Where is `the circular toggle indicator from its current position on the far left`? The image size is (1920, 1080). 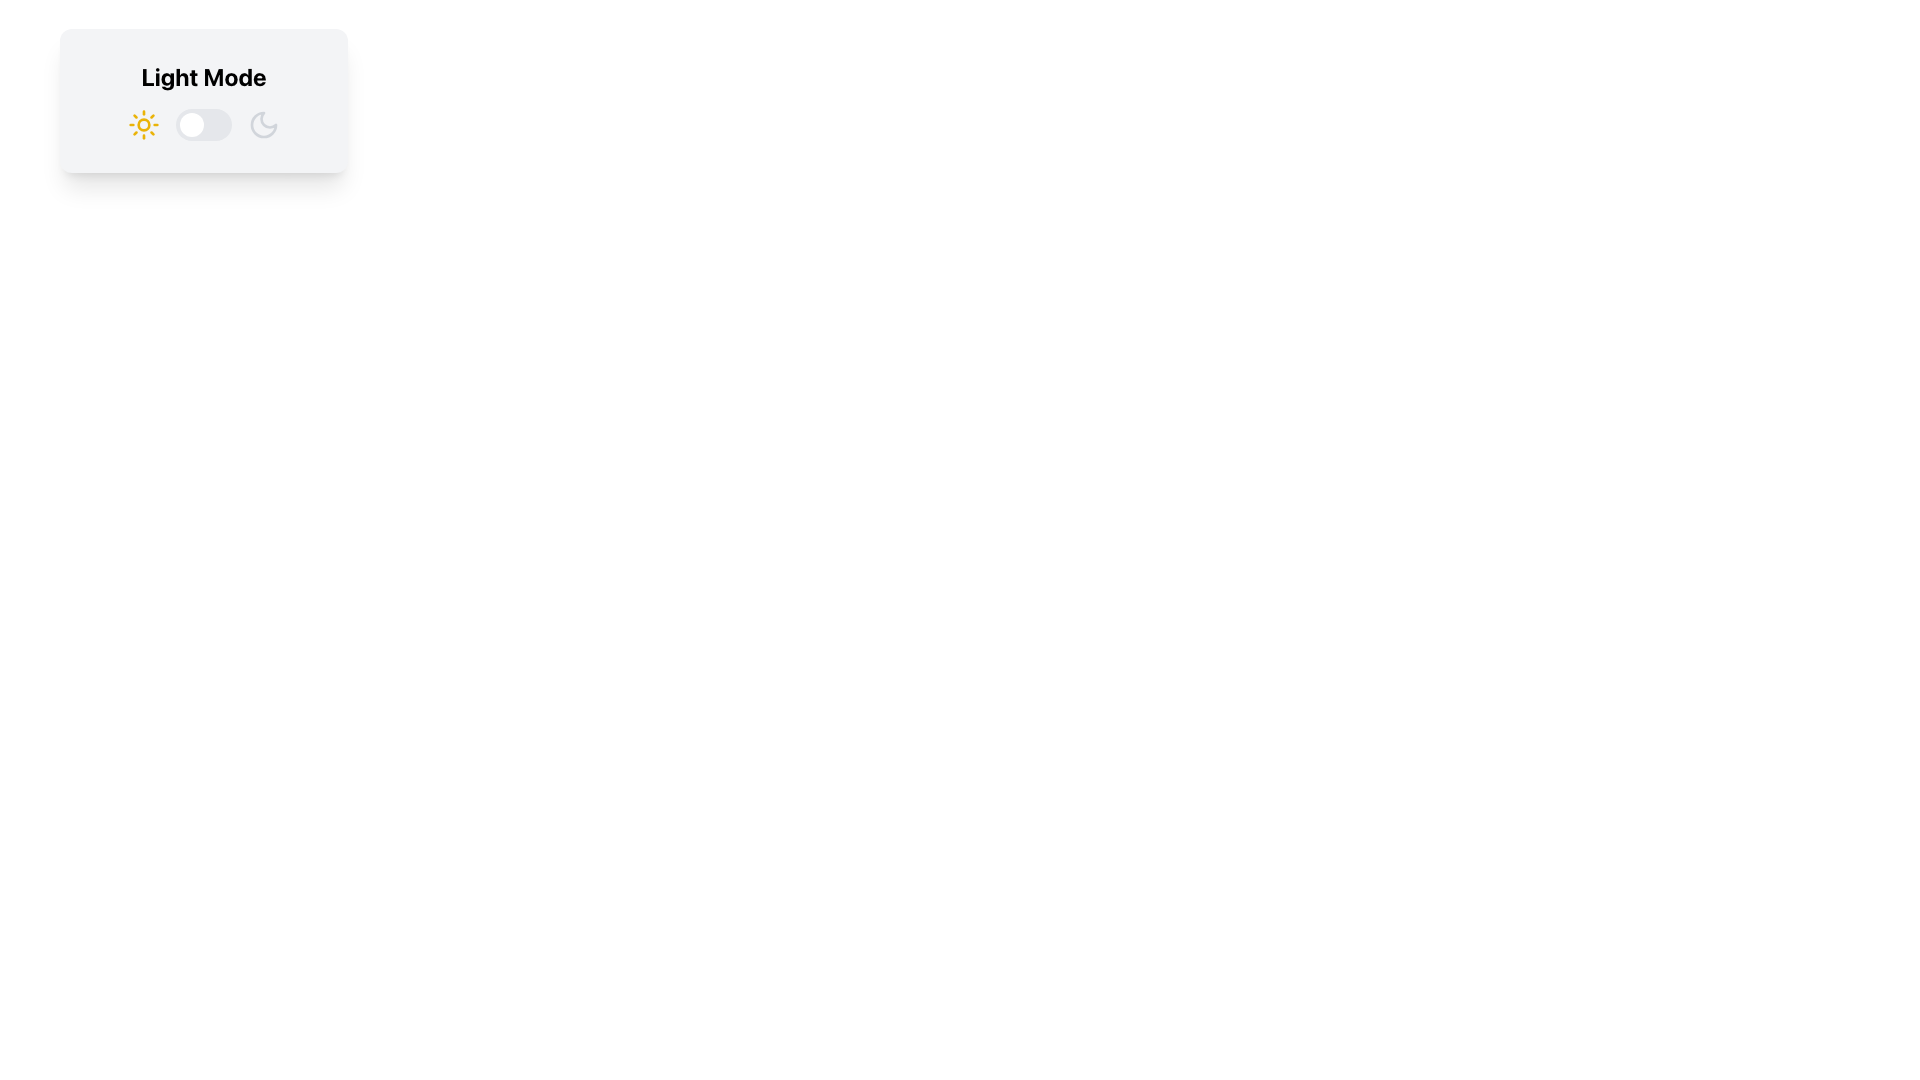
the circular toggle indicator from its current position on the far left is located at coordinates (192, 124).